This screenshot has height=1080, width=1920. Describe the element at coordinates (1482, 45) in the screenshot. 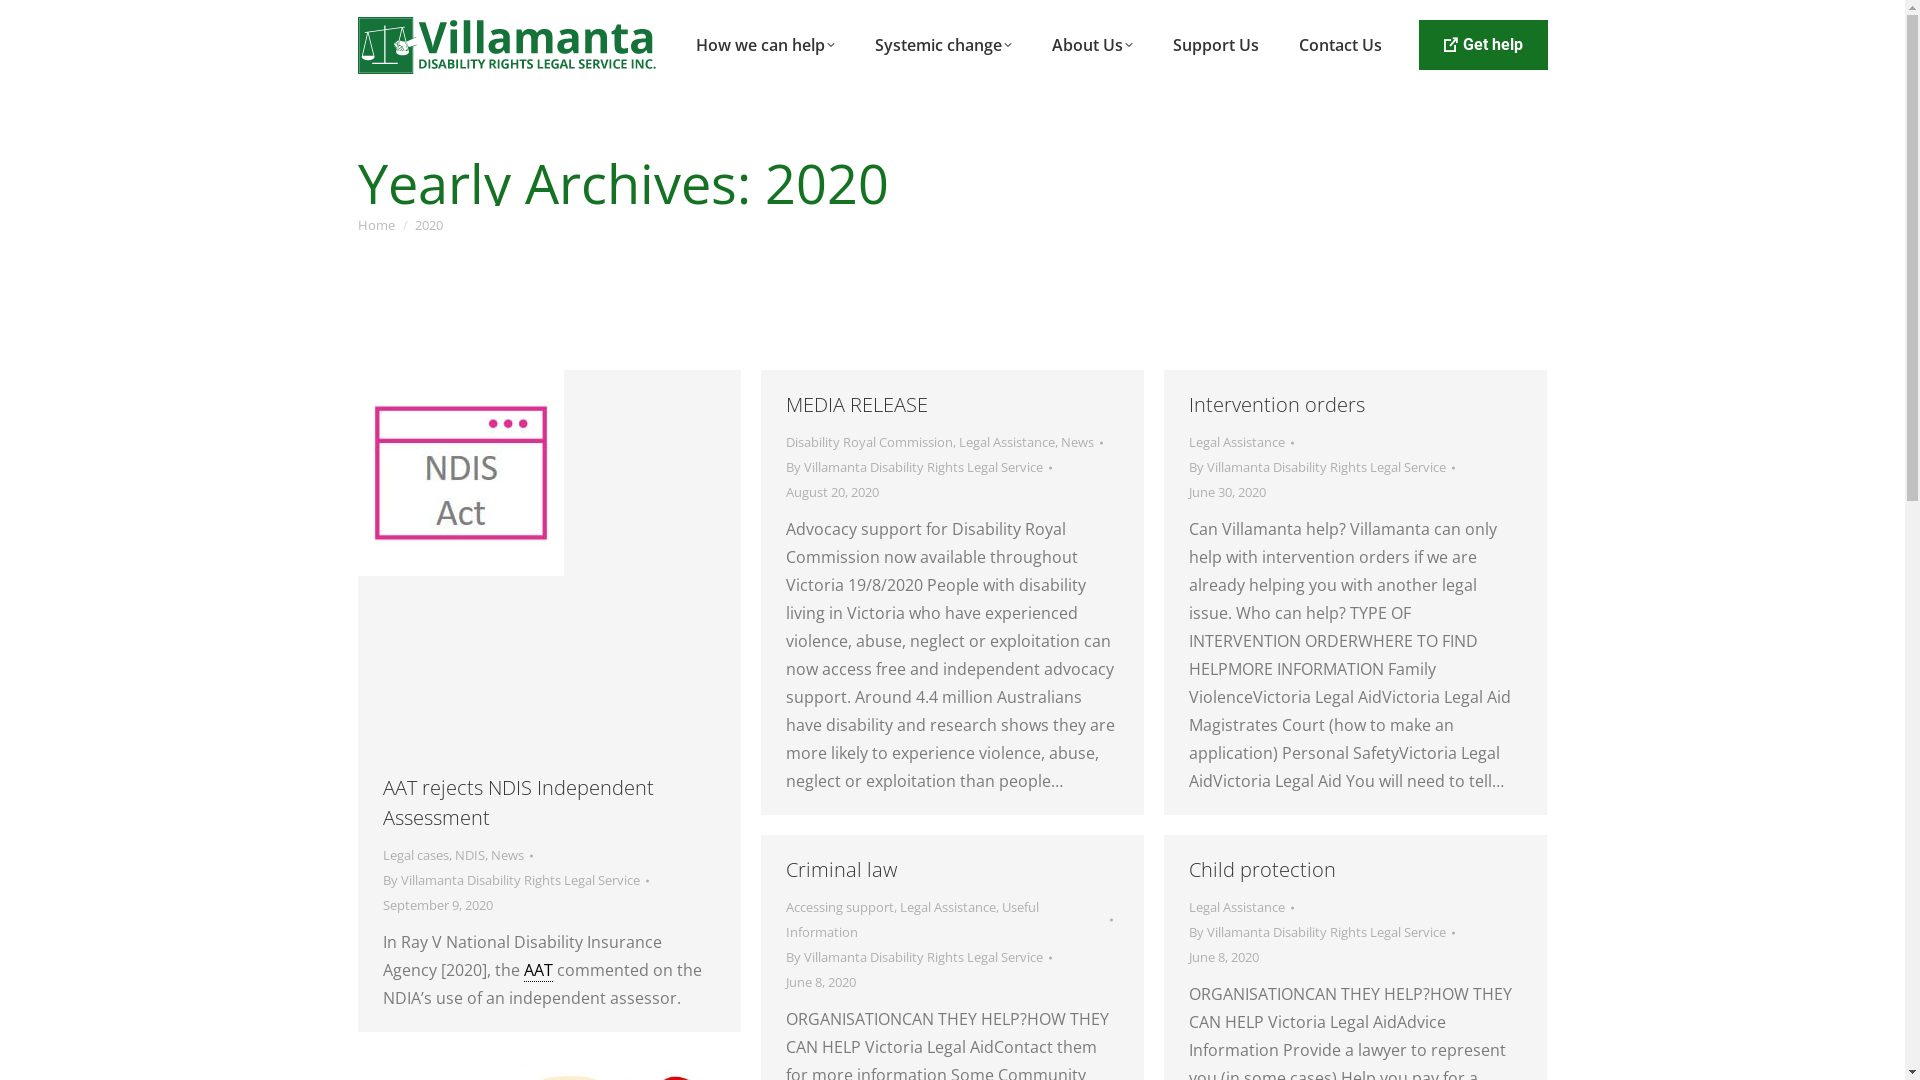

I see `'Get help'` at that location.